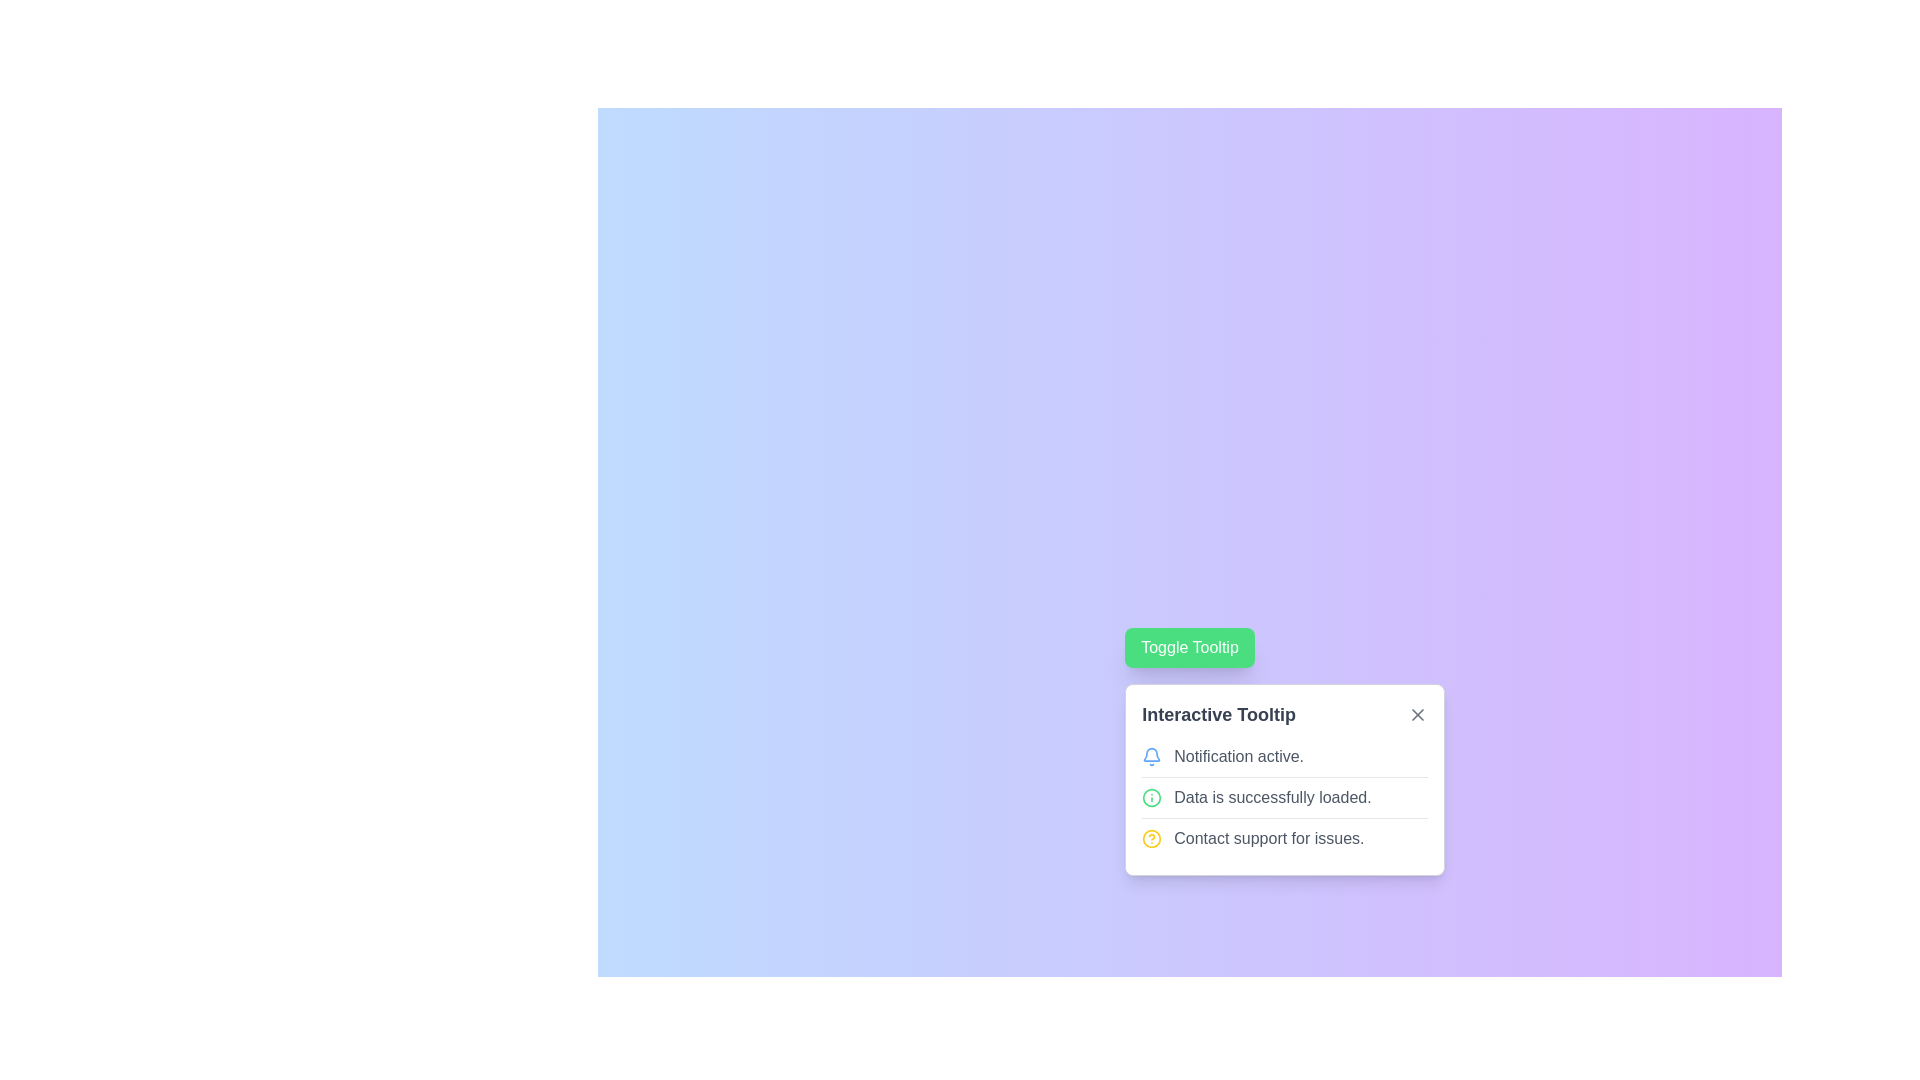  Describe the element at coordinates (1152, 839) in the screenshot. I see `the icon that serves as a visual indicator to the left of the text 'Contact support for issues.' within a tooltip interface` at that location.